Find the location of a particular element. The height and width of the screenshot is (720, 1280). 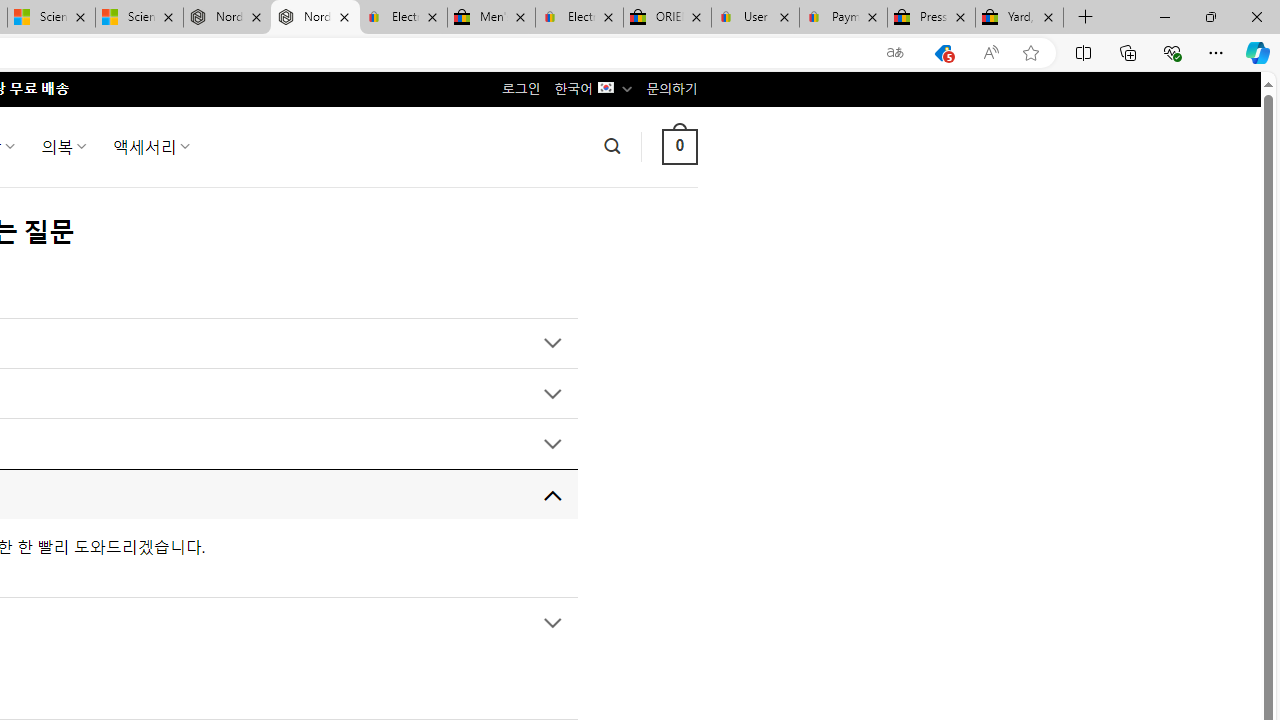

'Nordace - FAQ' is located at coordinates (314, 17).